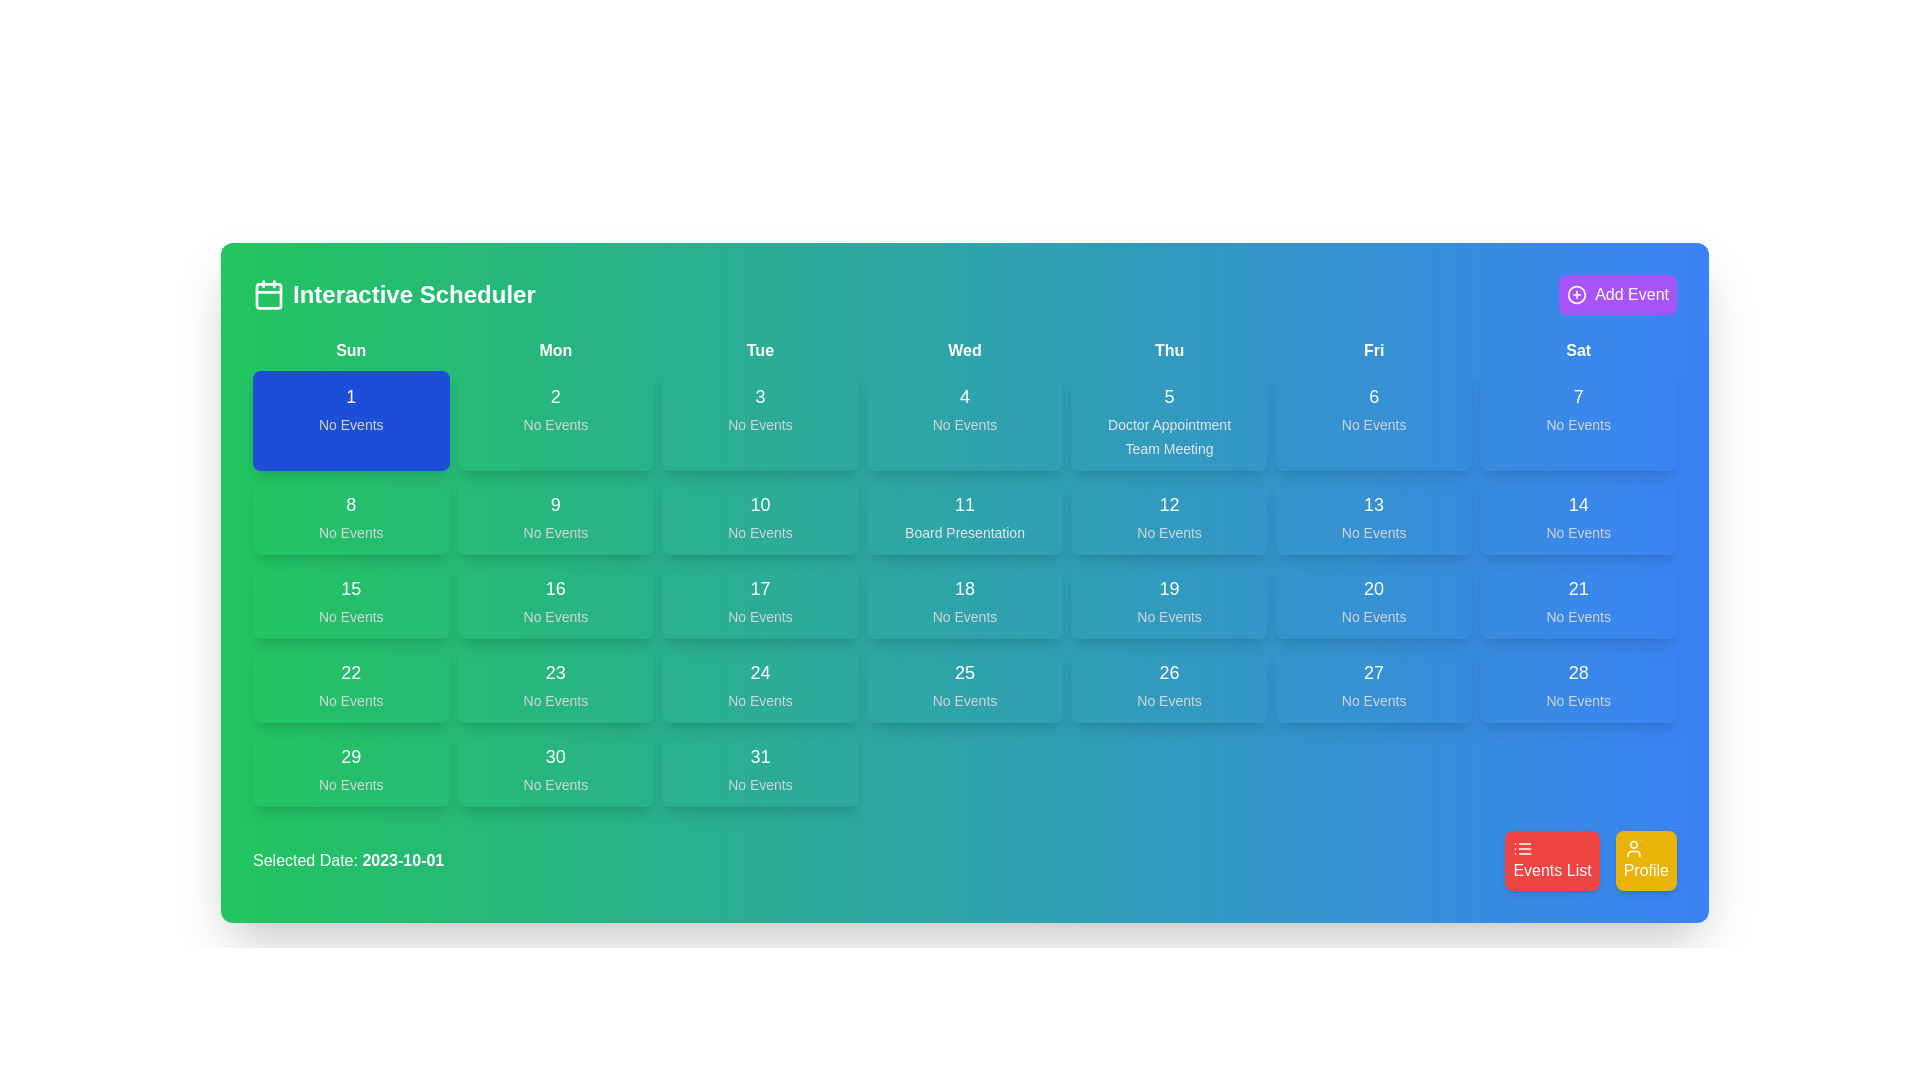  What do you see at coordinates (555, 672) in the screenshot?
I see `the numerical label '23' displayed in bold, large font color white against a green background in the calendar interface` at bounding box center [555, 672].